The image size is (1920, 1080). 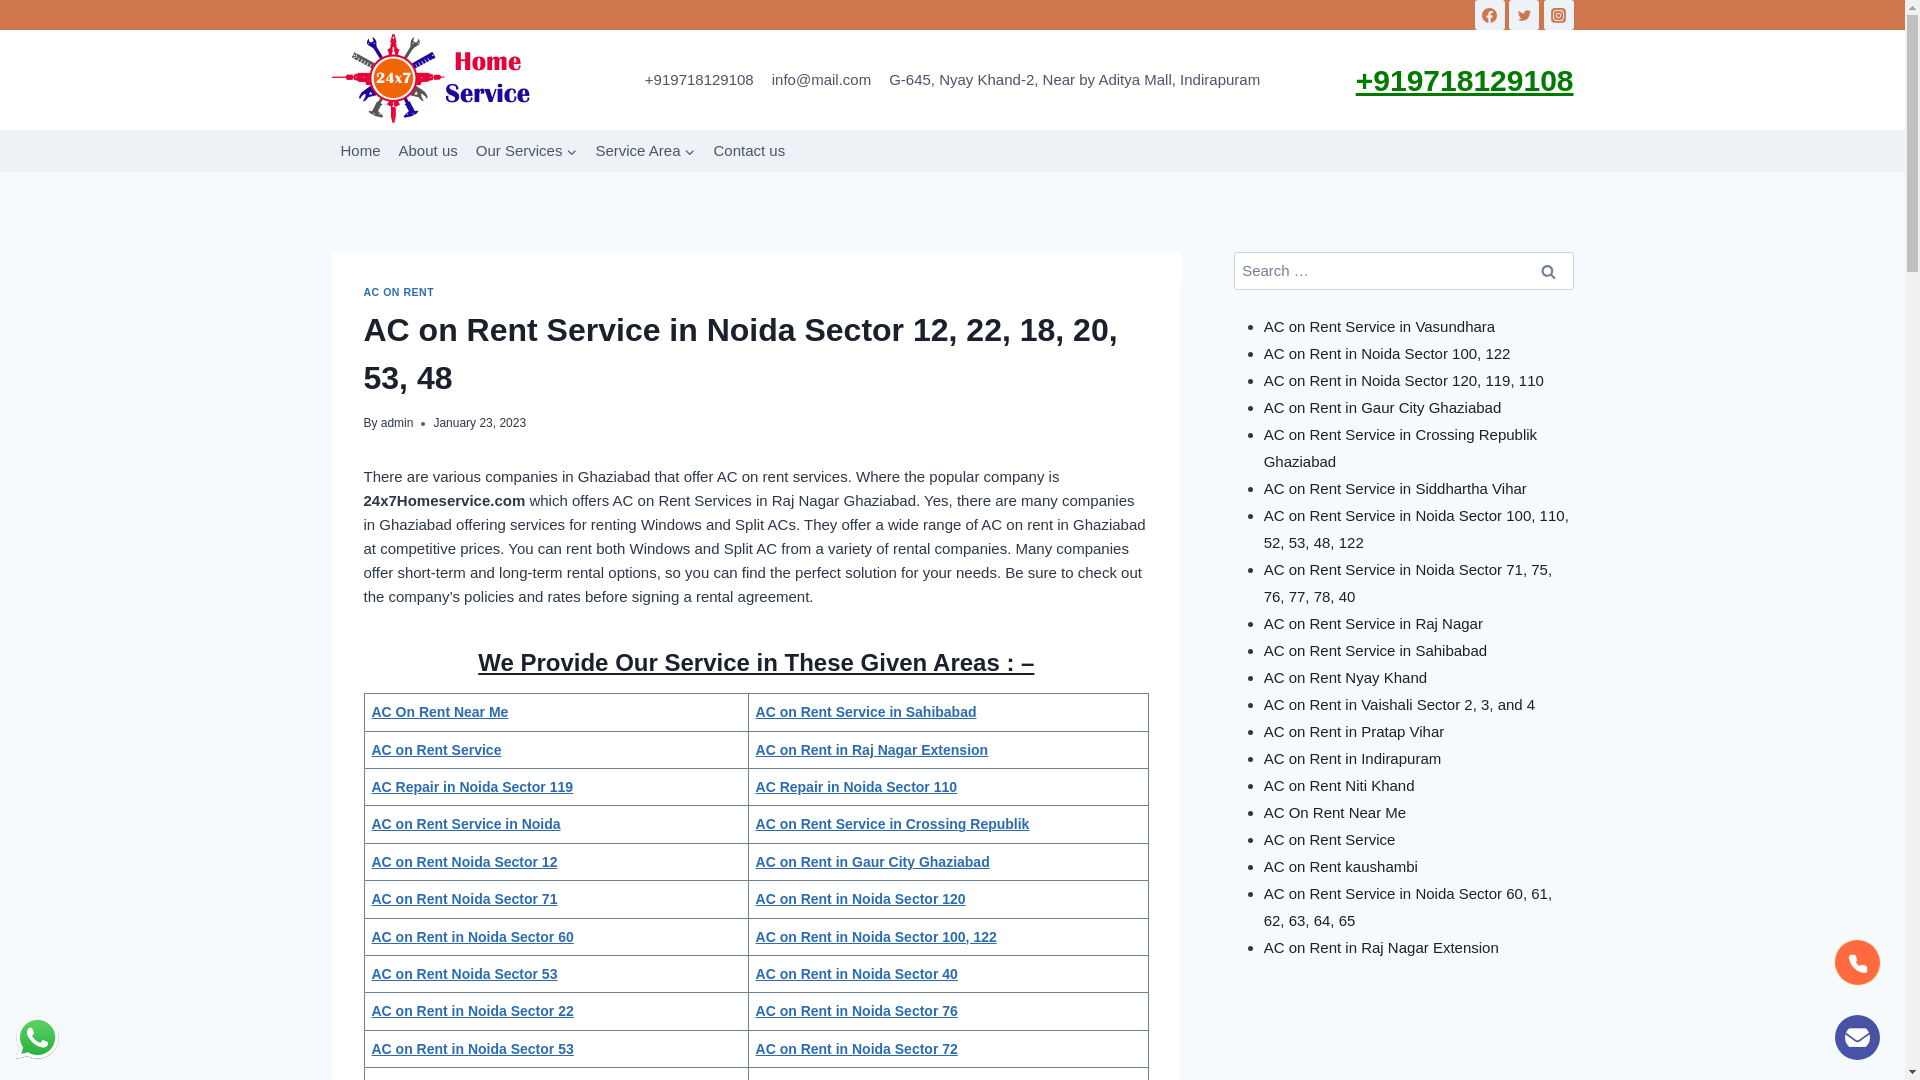 What do you see at coordinates (699, 79) in the screenshot?
I see `'+919718129108'` at bounding box center [699, 79].